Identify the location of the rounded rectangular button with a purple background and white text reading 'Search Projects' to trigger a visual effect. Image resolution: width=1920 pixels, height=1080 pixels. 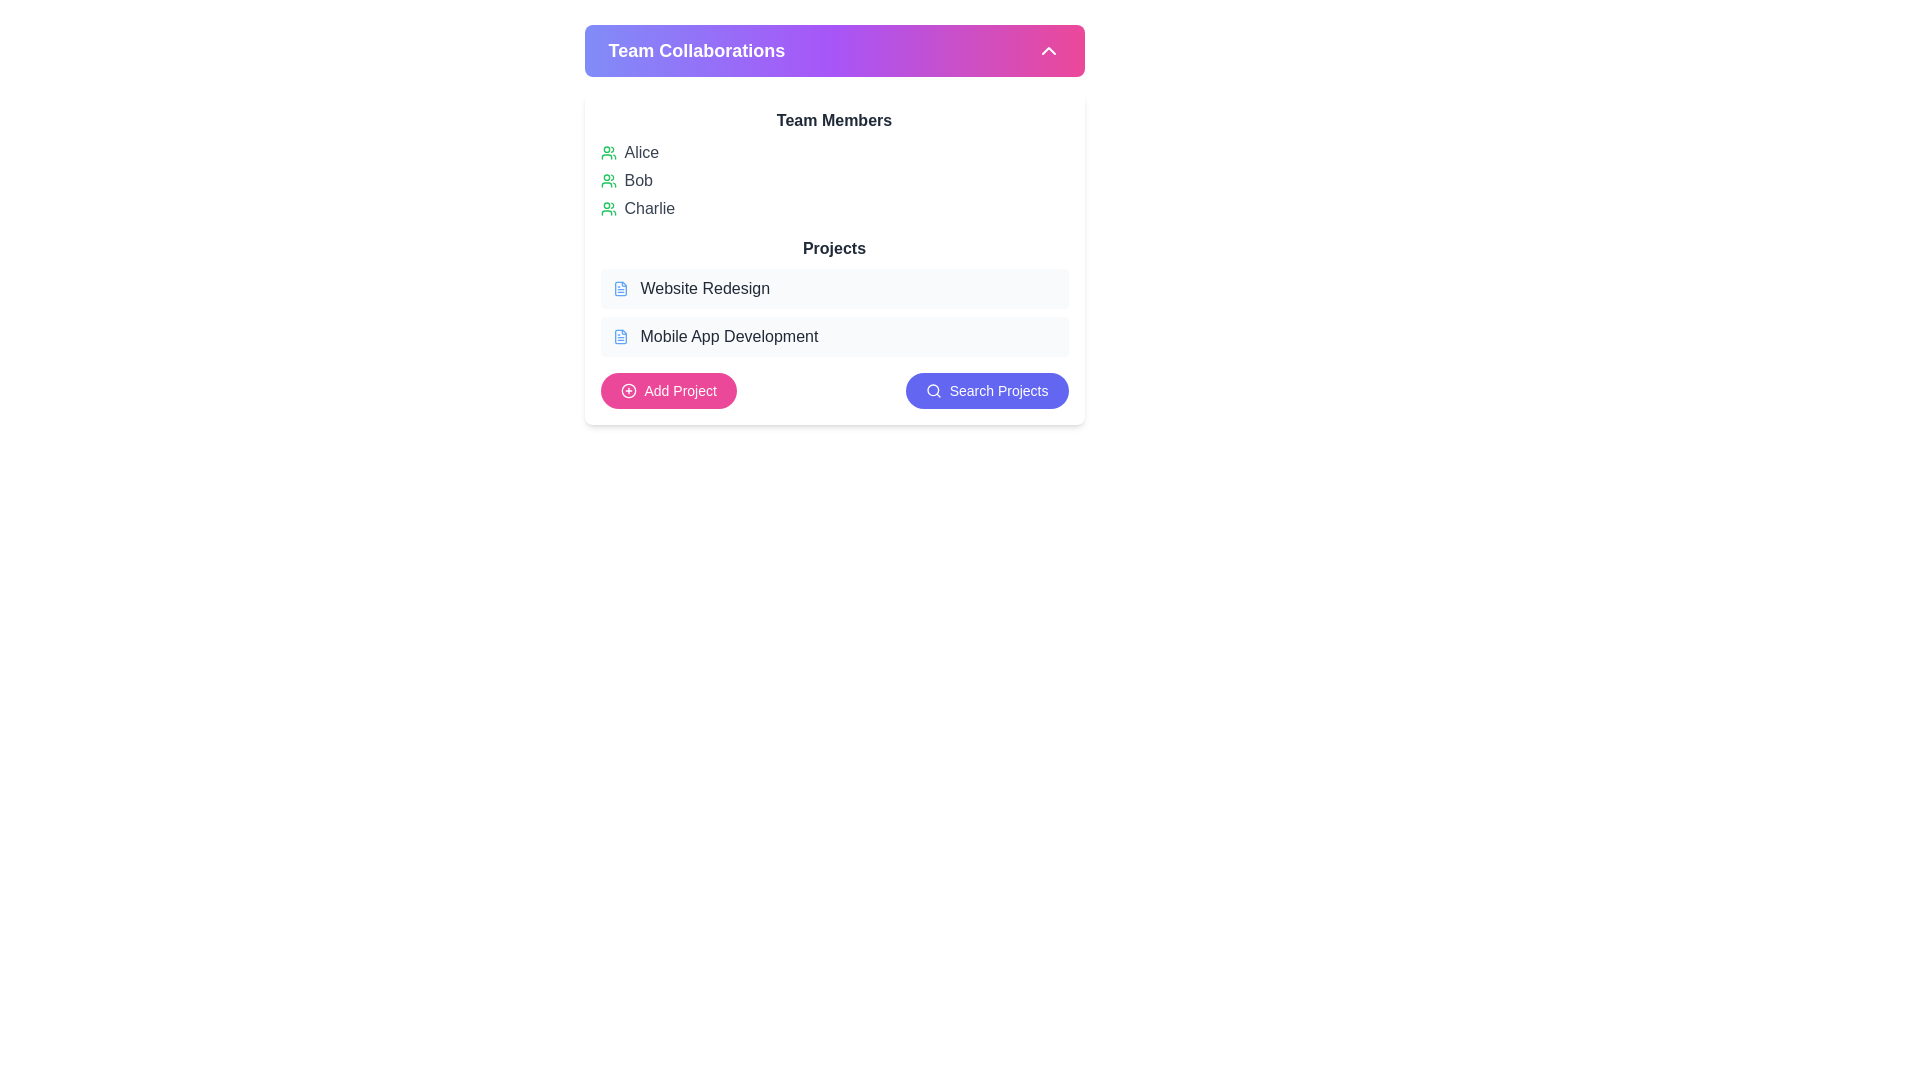
(987, 390).